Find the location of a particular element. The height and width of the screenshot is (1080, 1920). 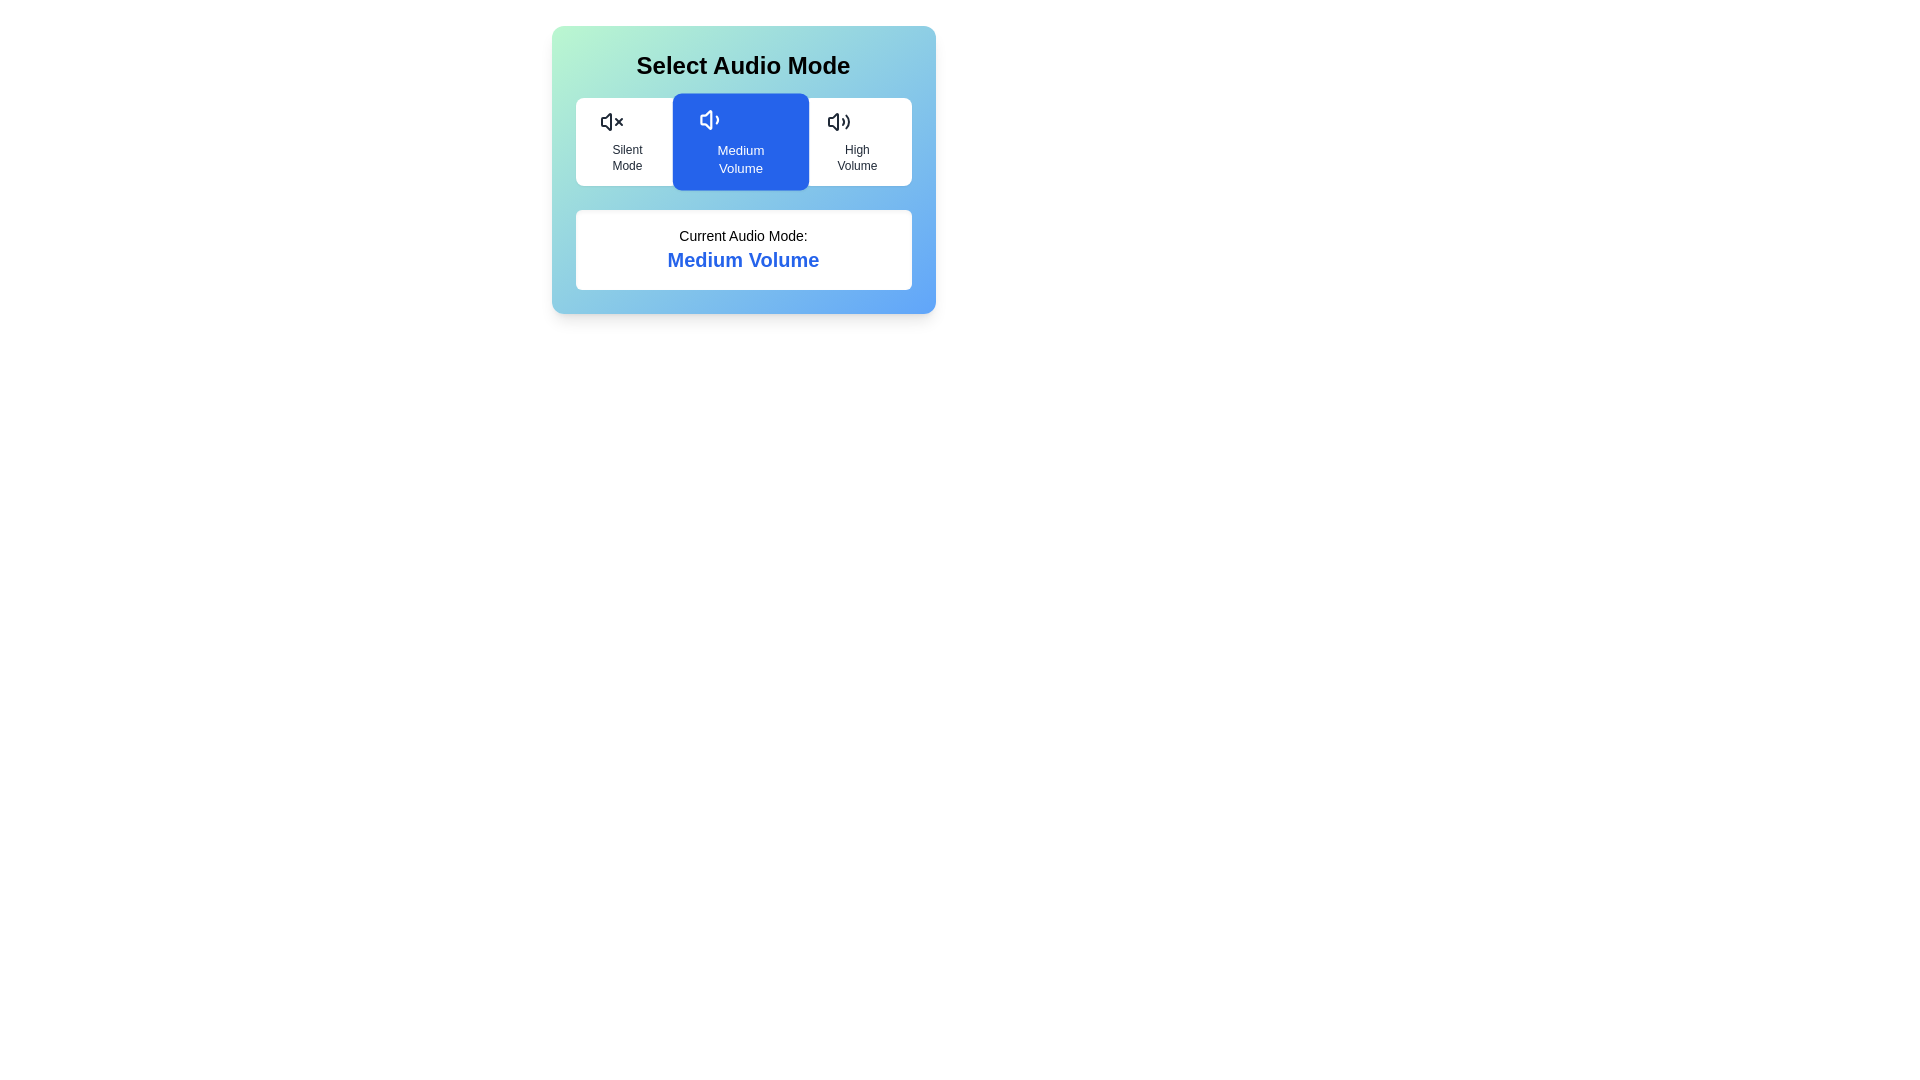

the audio mode by clicking on the button corresponding to High Volume is located at coordinates (857, 141).